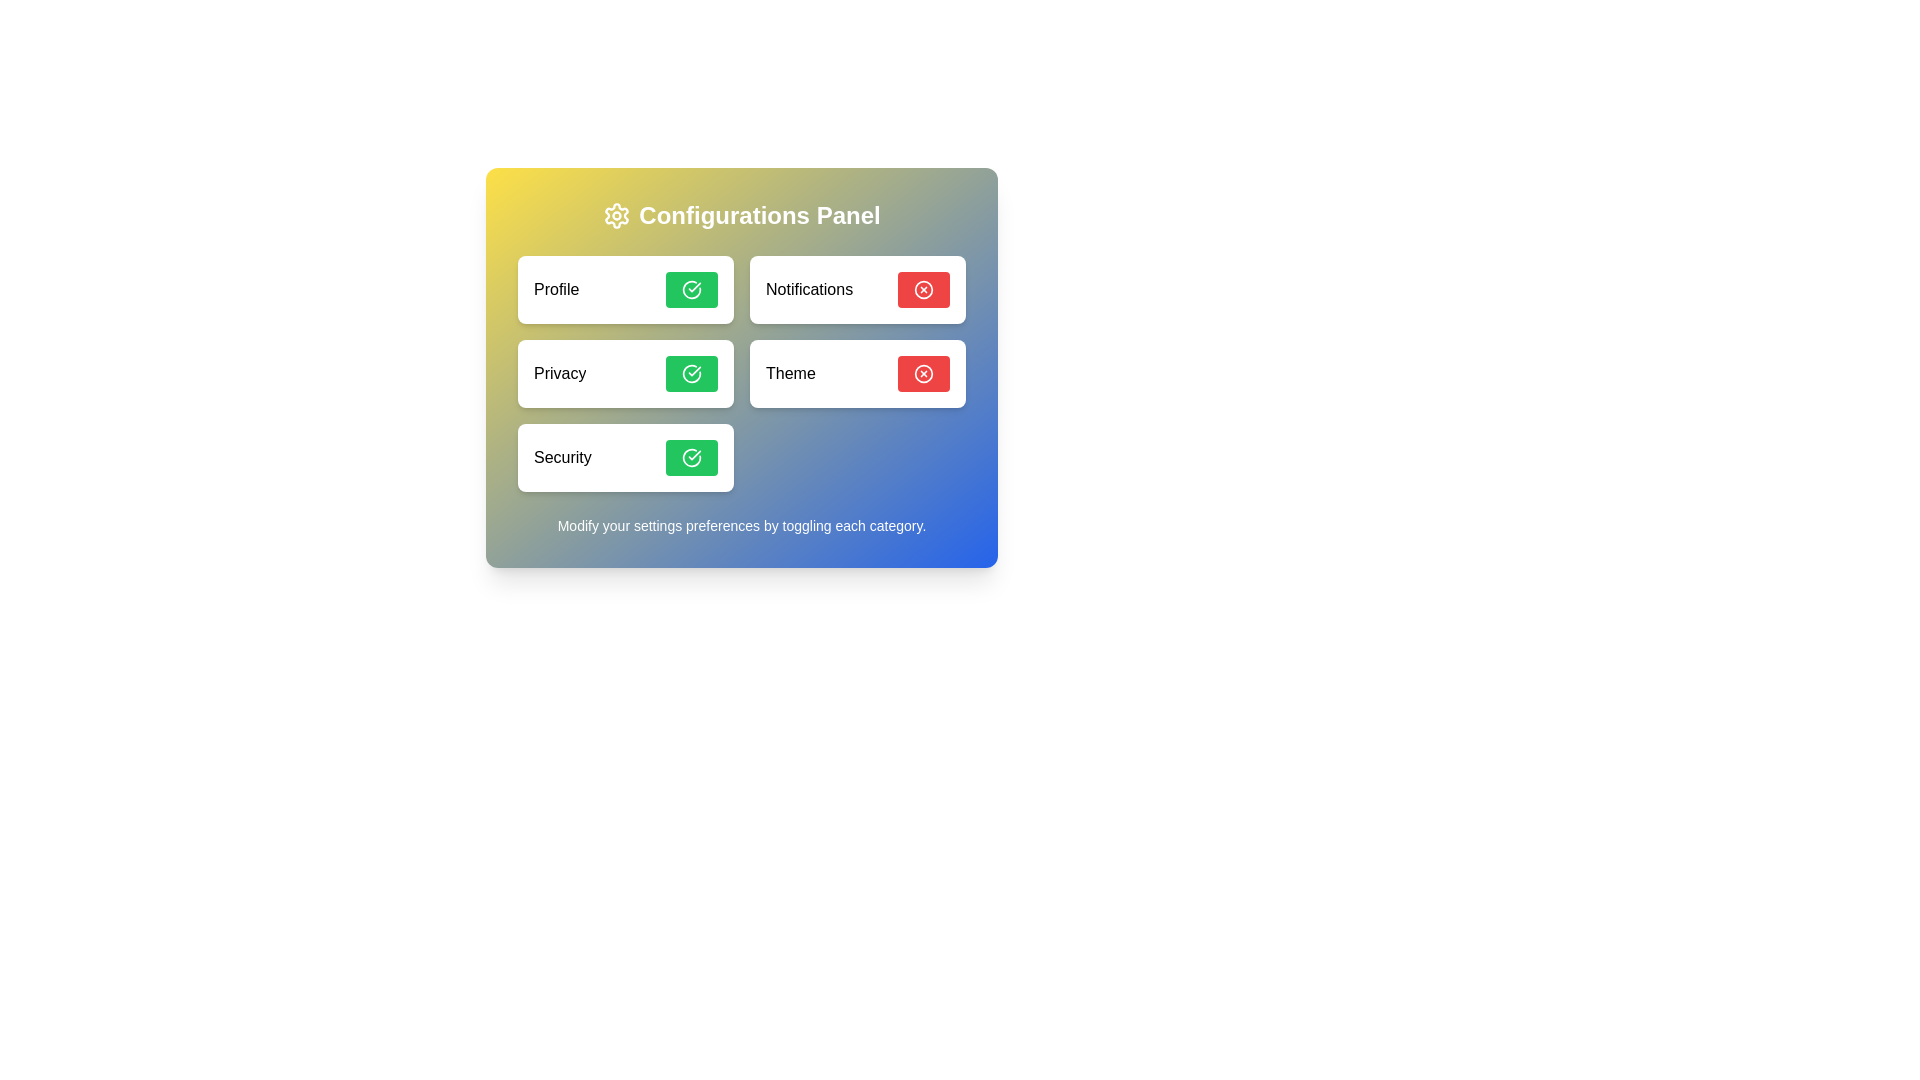  What do you see at coordinates (741, 524) in the screenshot?
I see `text label located at the bottom part of the 'Configurations Panel', positioned centrally underneath all other components for guidance` at bounding box center [741, 524].